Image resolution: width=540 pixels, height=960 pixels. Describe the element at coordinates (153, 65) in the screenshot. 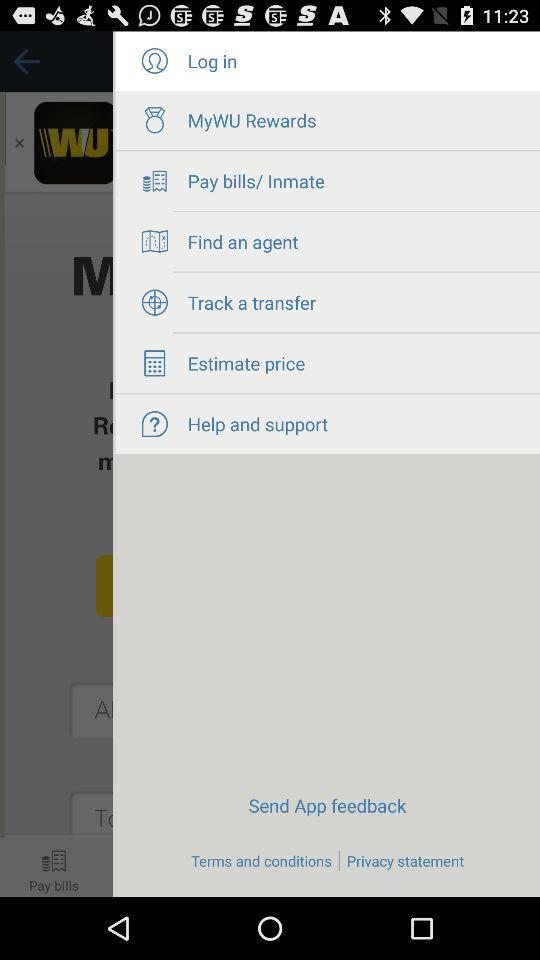

I see `the avatar icon` at that location.